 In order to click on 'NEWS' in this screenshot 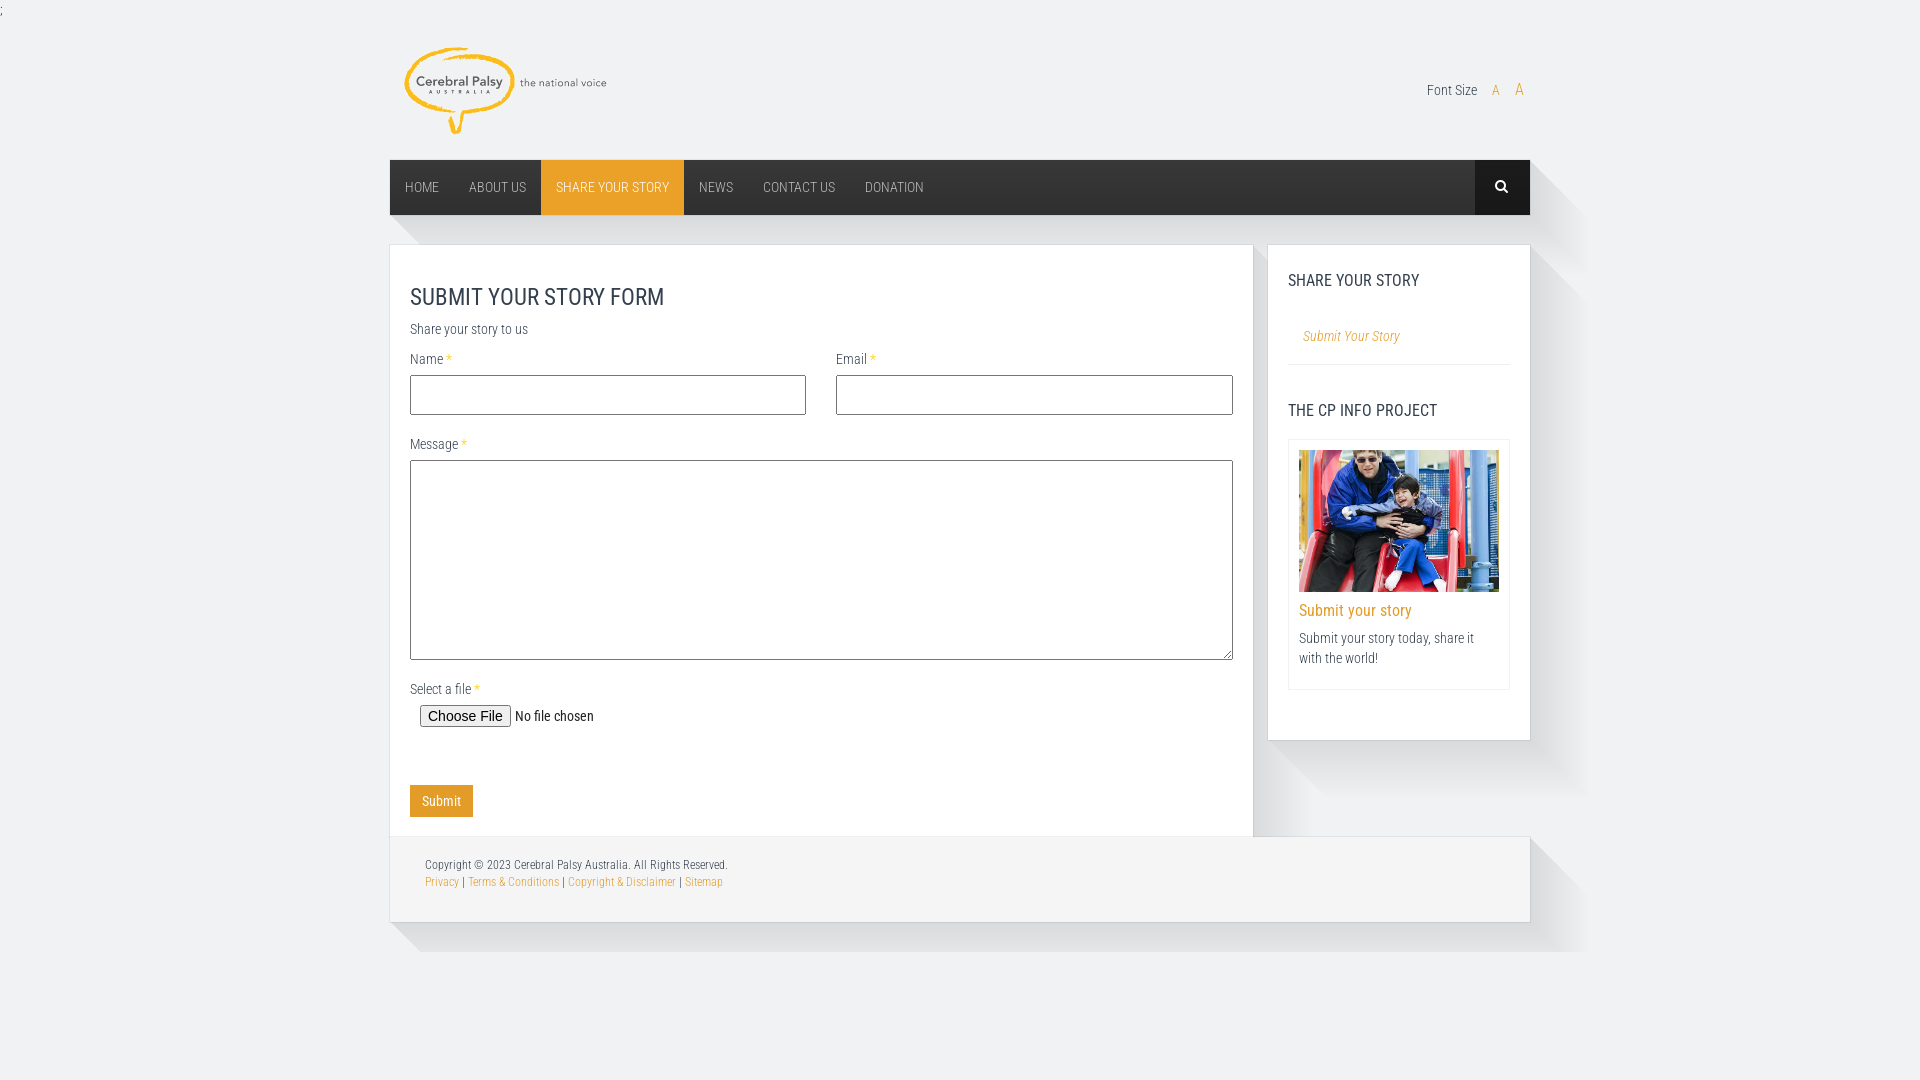, I will do `click(684, 187)`.